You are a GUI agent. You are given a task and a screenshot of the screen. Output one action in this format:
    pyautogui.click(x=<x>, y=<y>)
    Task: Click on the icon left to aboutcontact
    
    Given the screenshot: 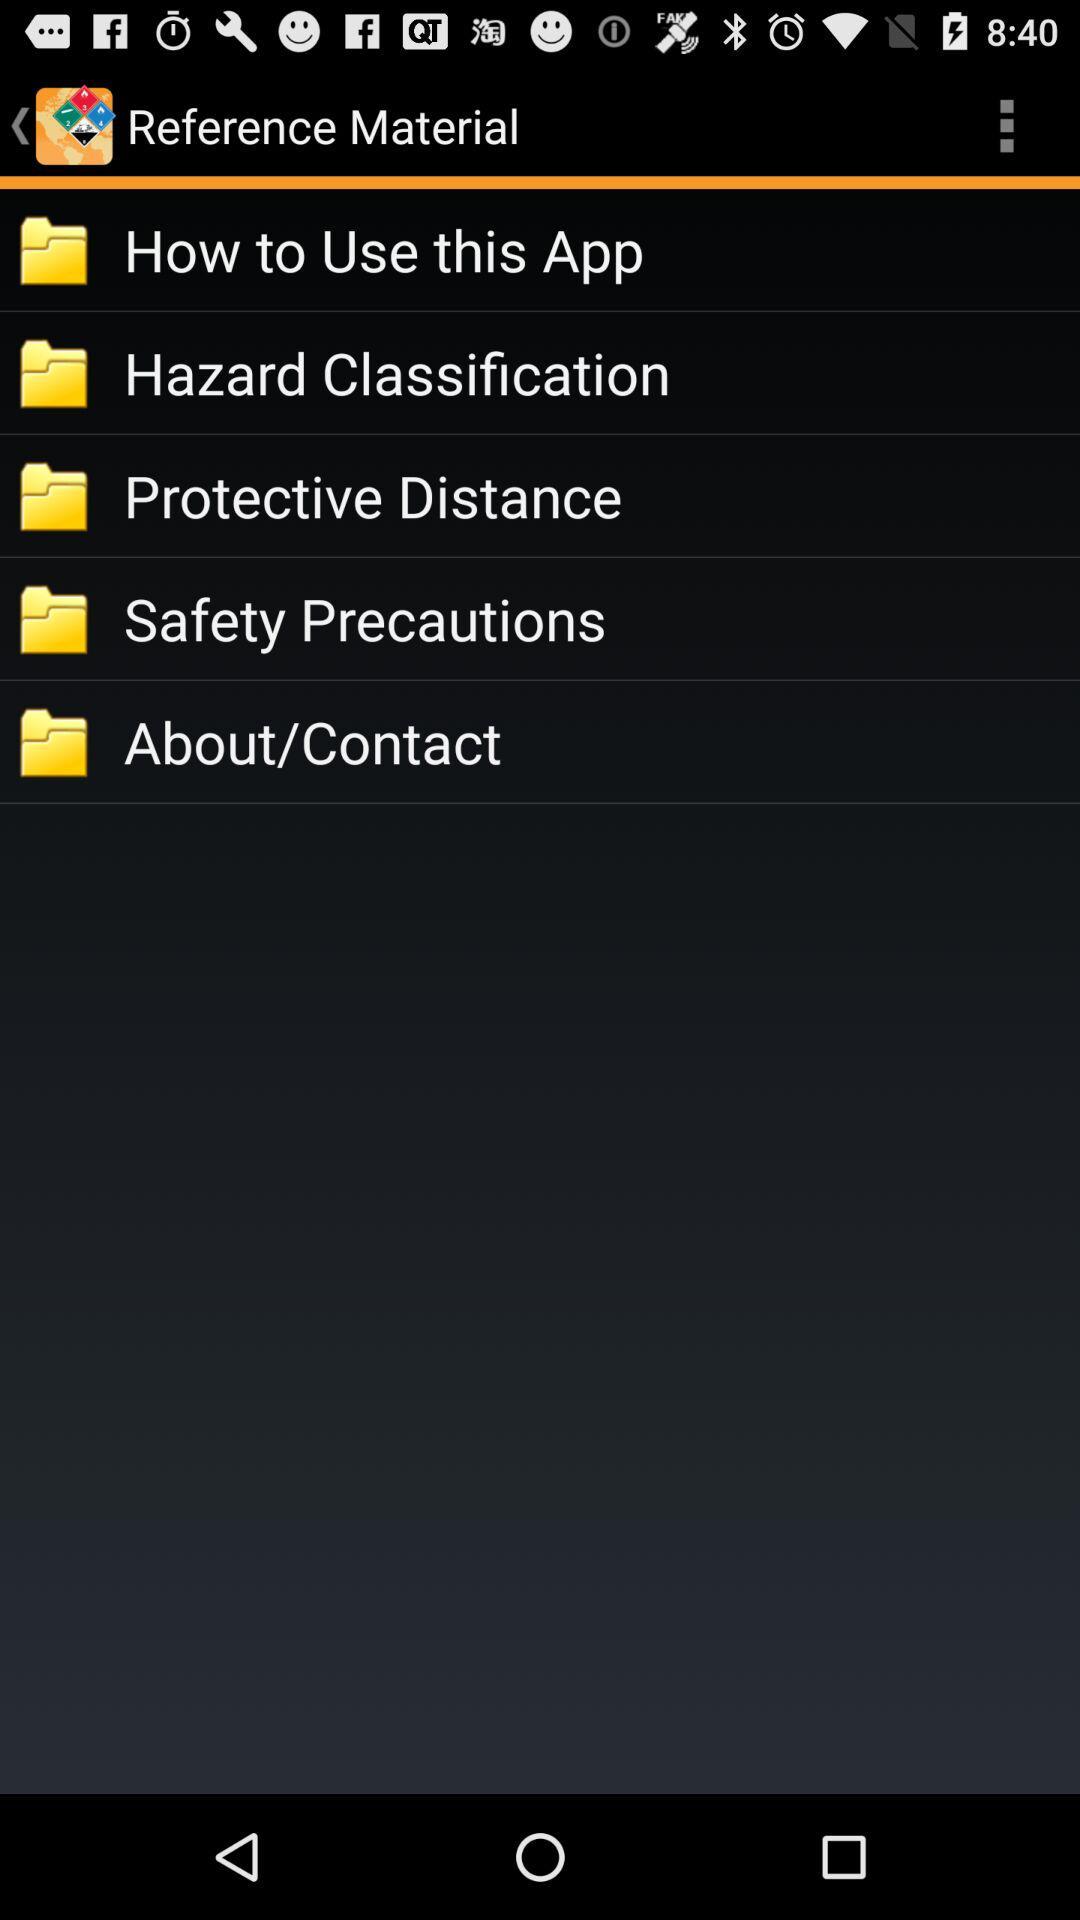 What is the action you would take?
    pyautogui.click(x=55, y=741)
    